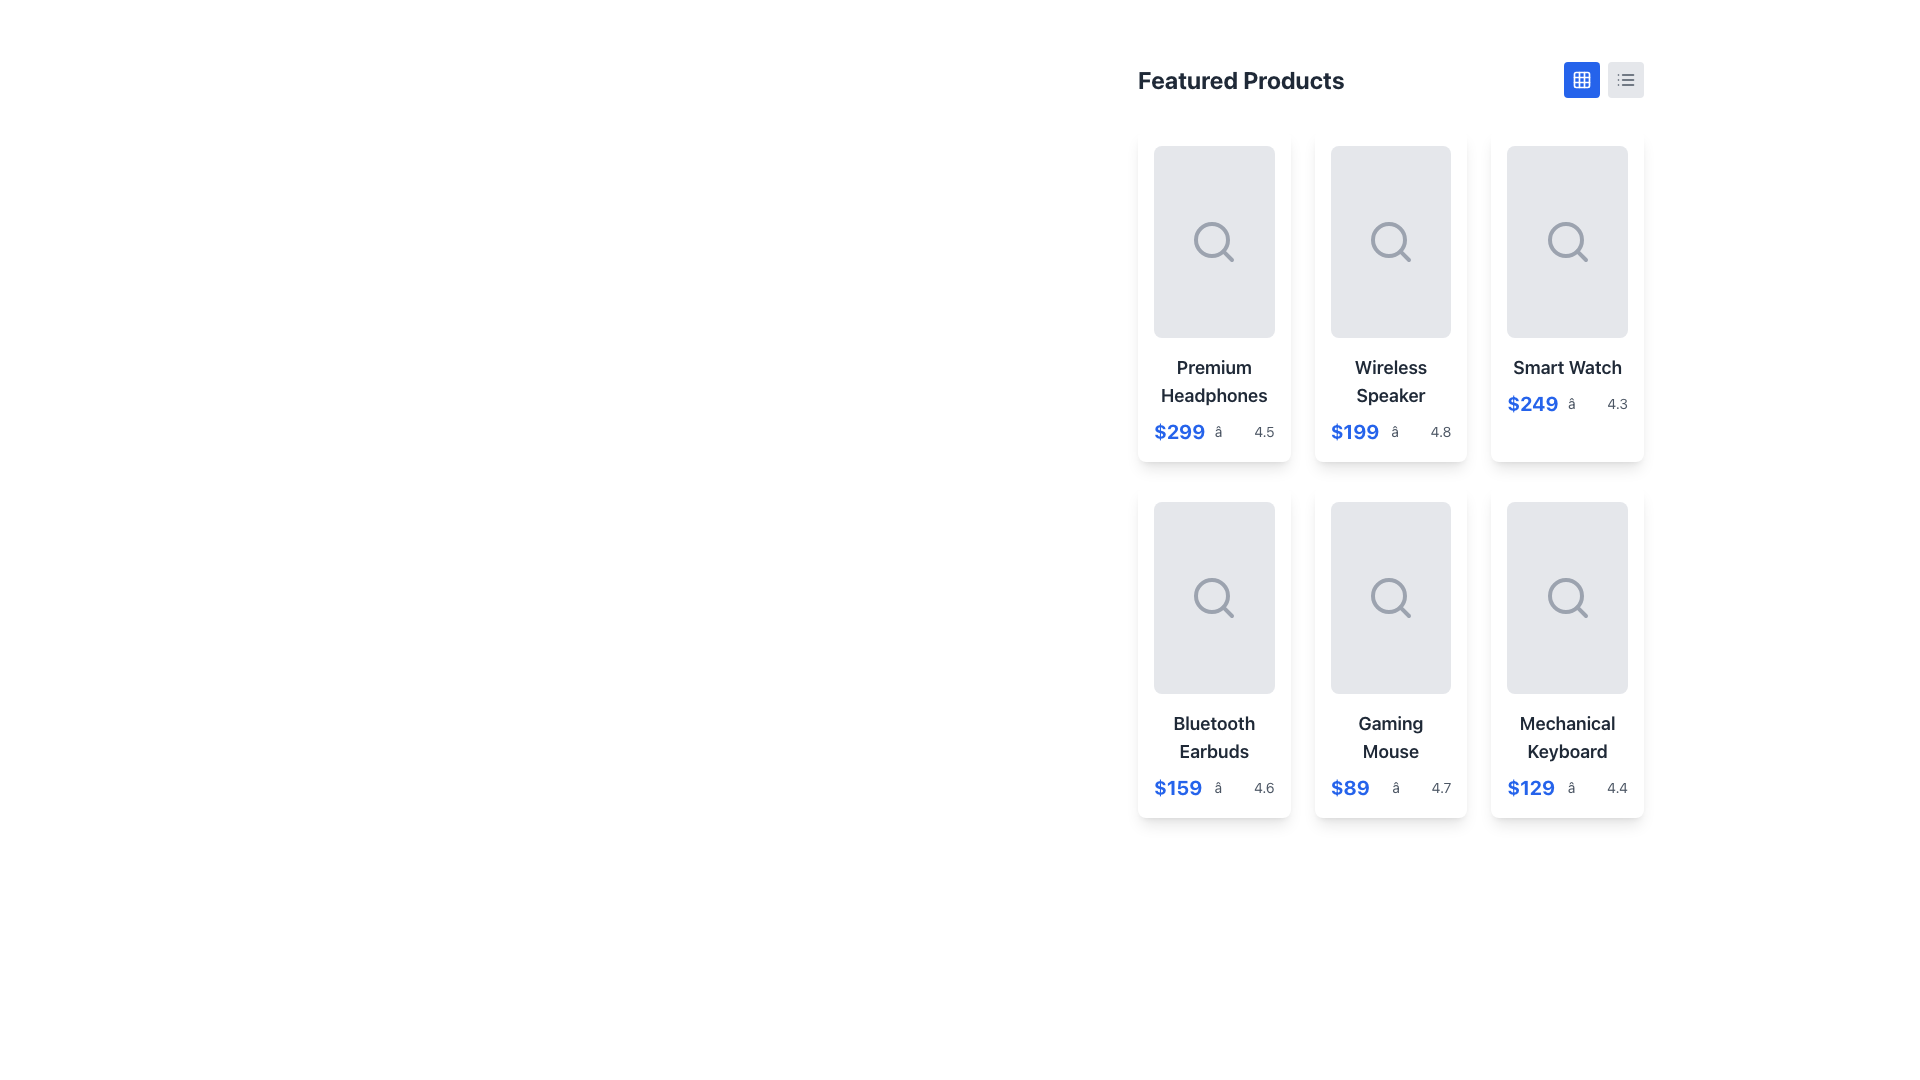  I want to click on the Placeholder with icon located in the Smart Watch card in the top-right section of the layout, so click(1566, 241).